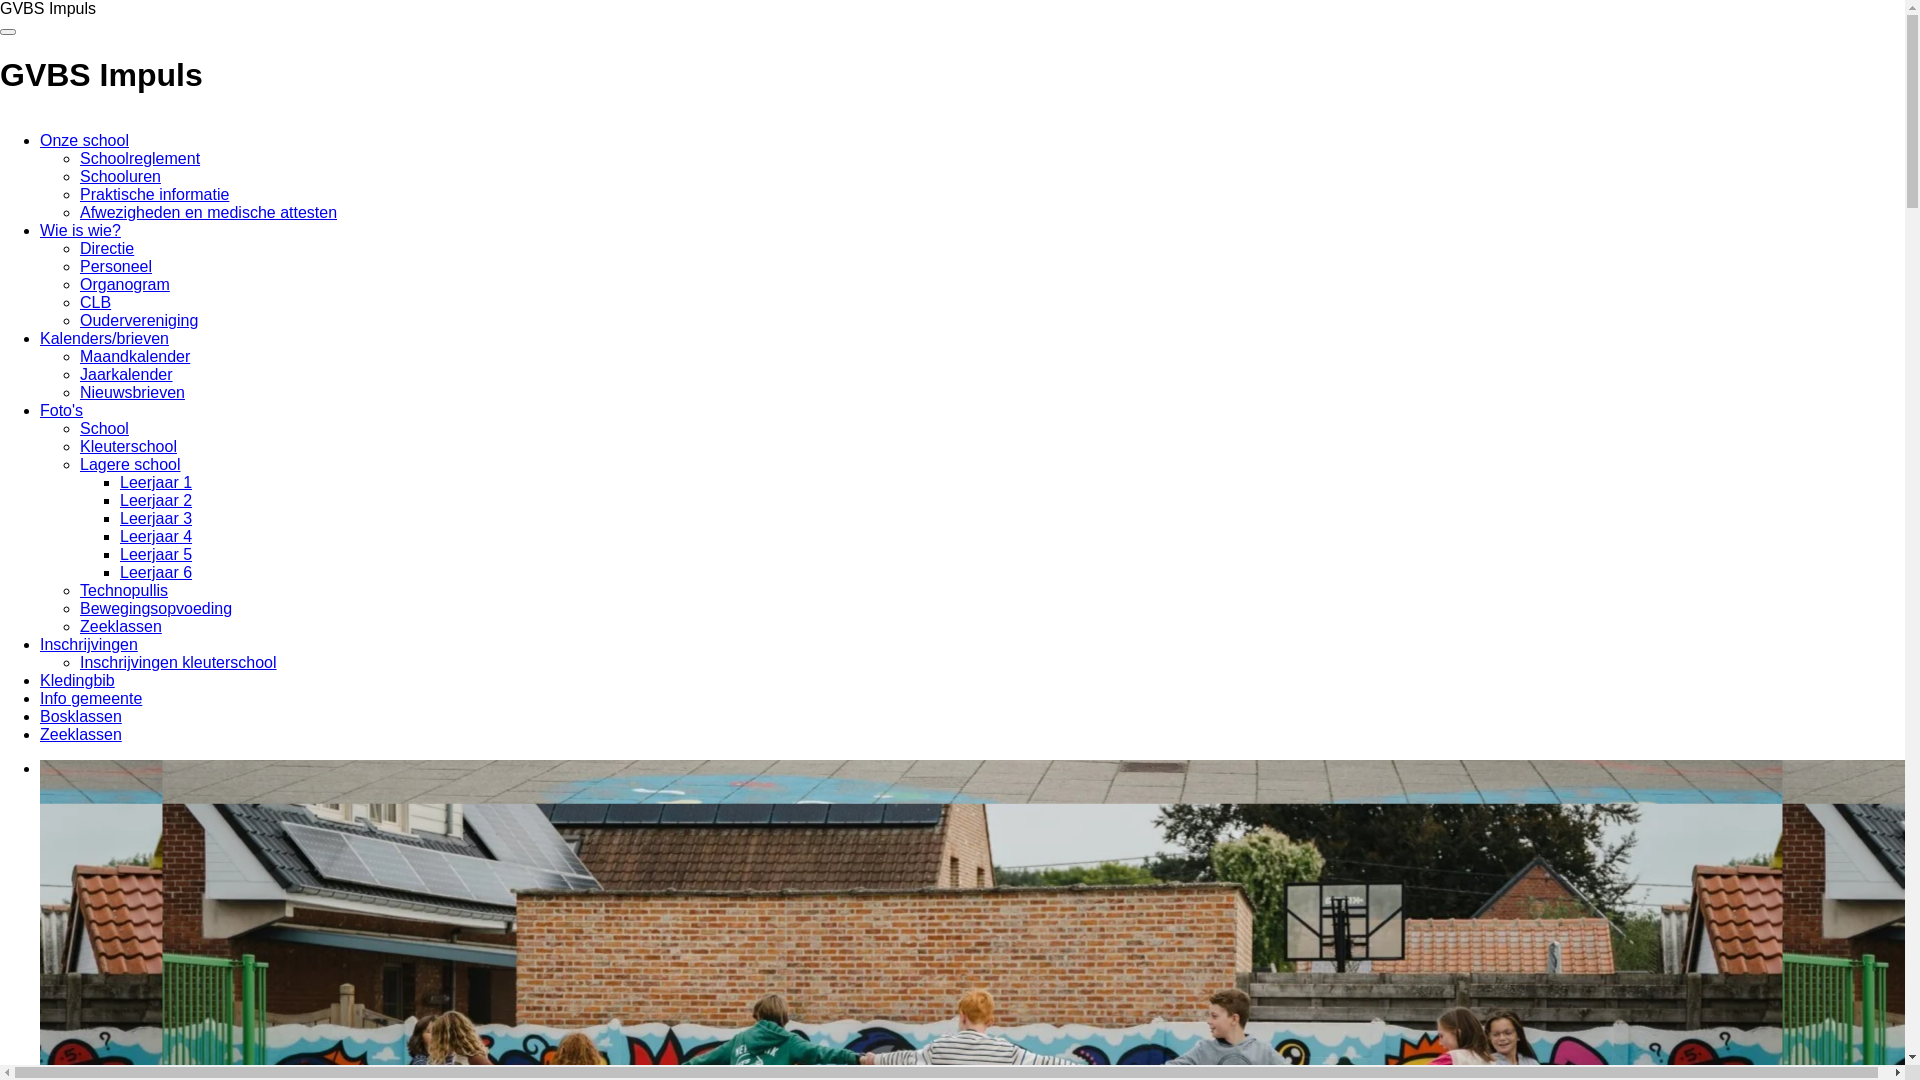  Describe the element at coordinates (133, 355) in the screenshot. I see `'Maandkalender'` at that location.